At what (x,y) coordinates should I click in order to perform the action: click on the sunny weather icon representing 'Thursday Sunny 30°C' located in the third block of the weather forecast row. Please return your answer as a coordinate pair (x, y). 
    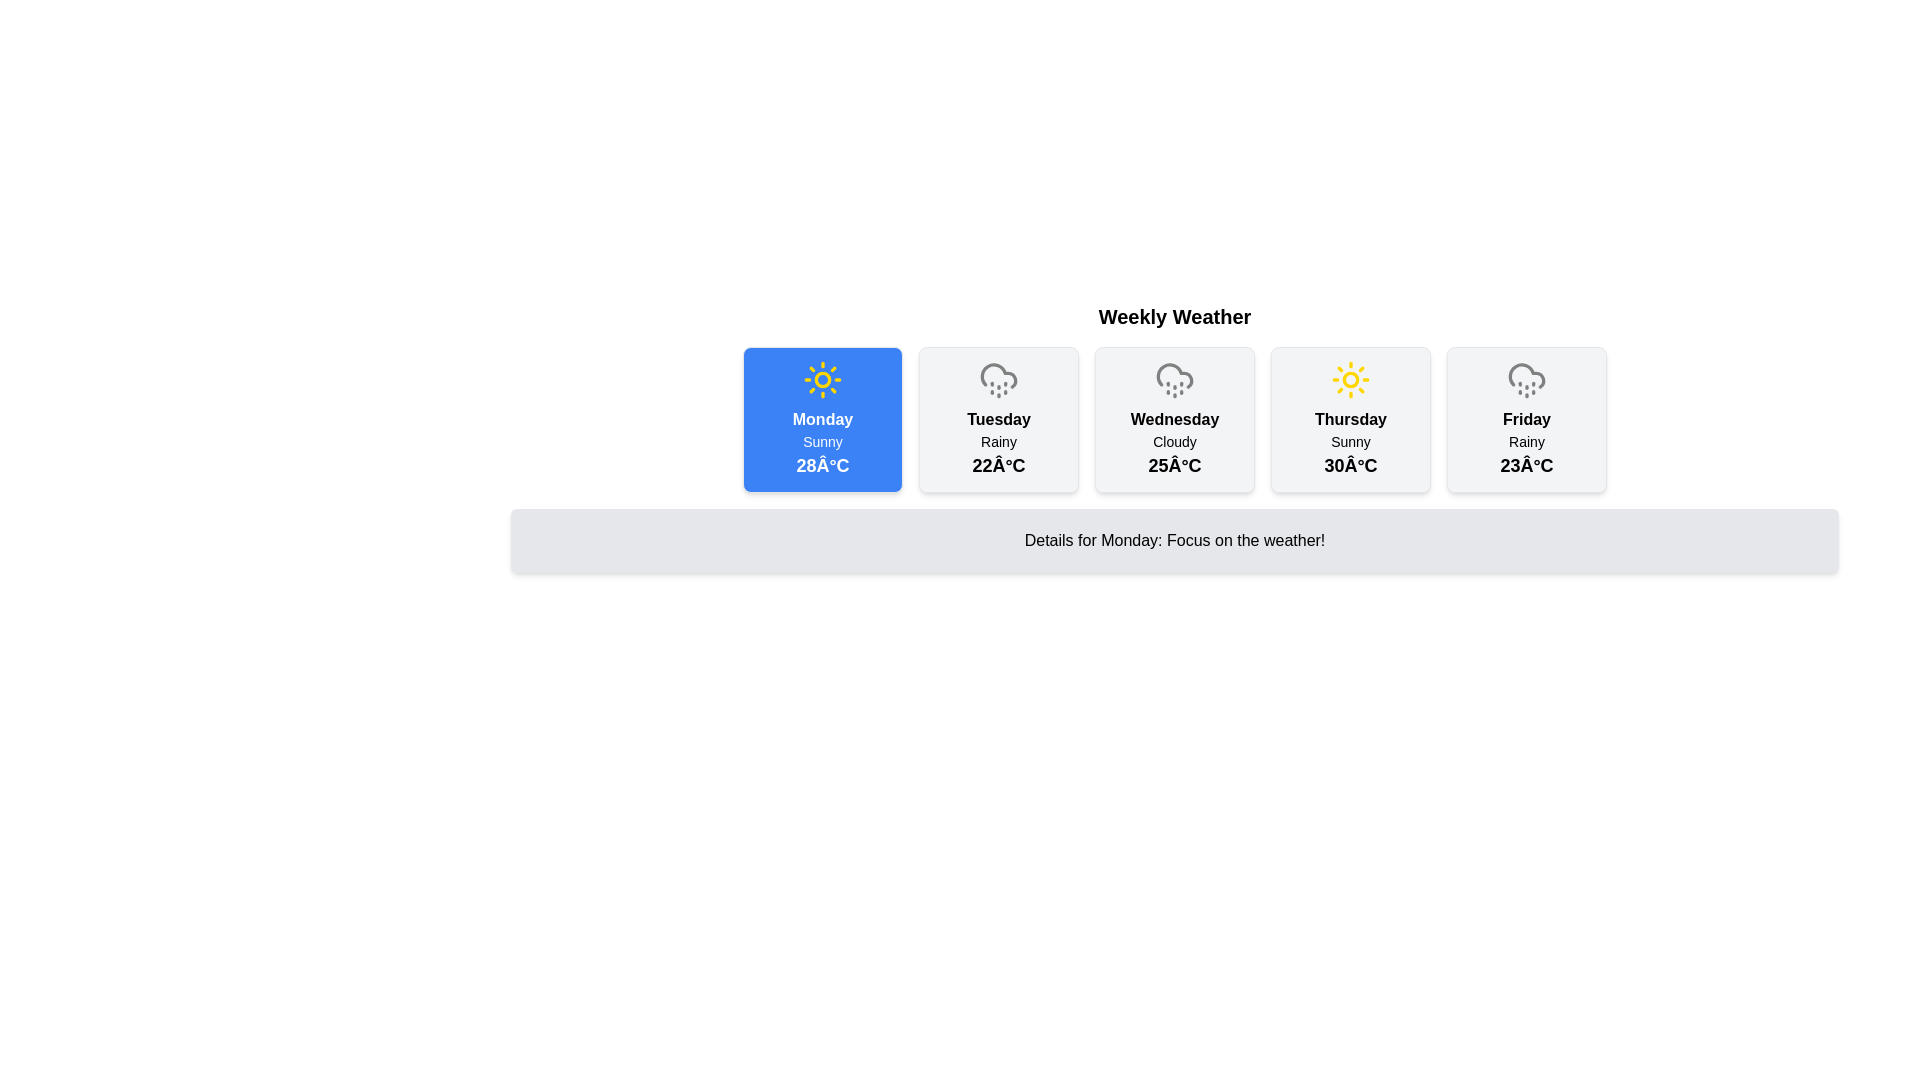
    Looking at the image, I should click on (1350, 380).